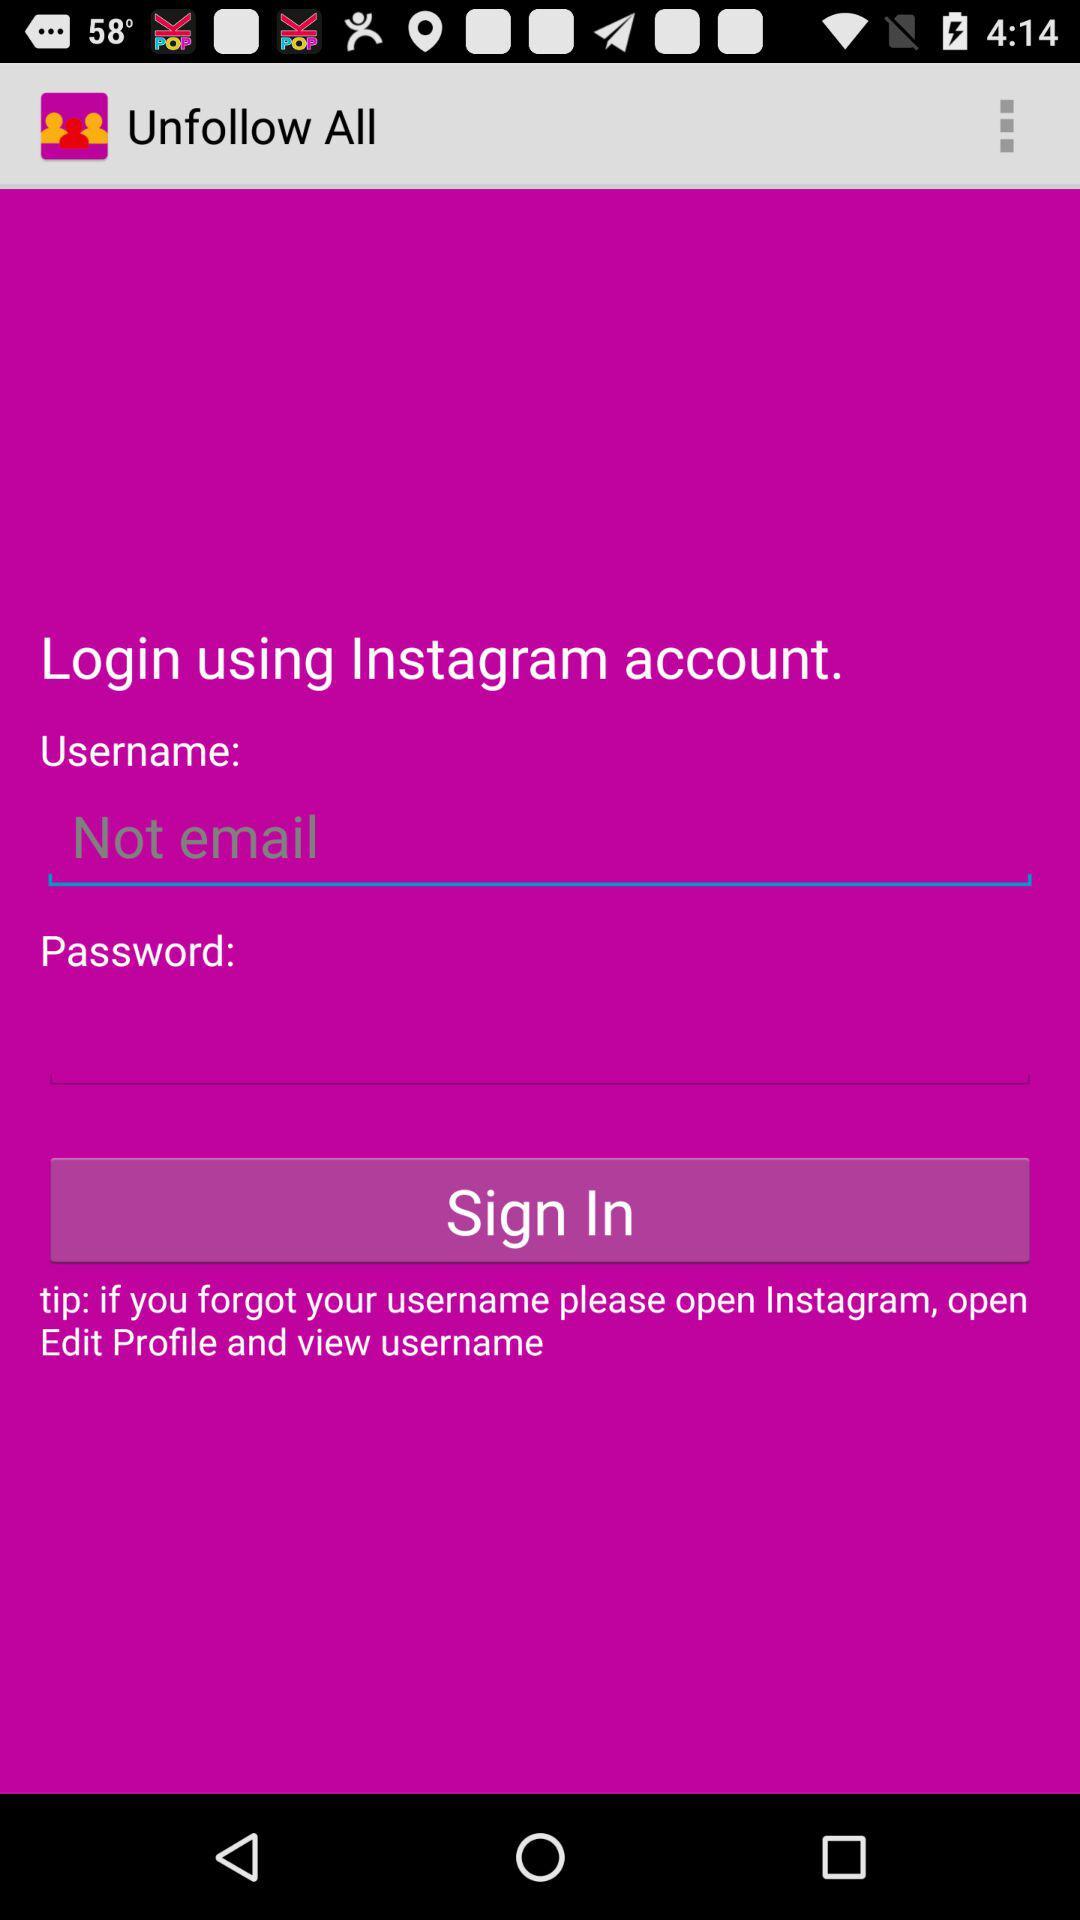  I want to click on app above the tip if you icon, so click(540, 1209).